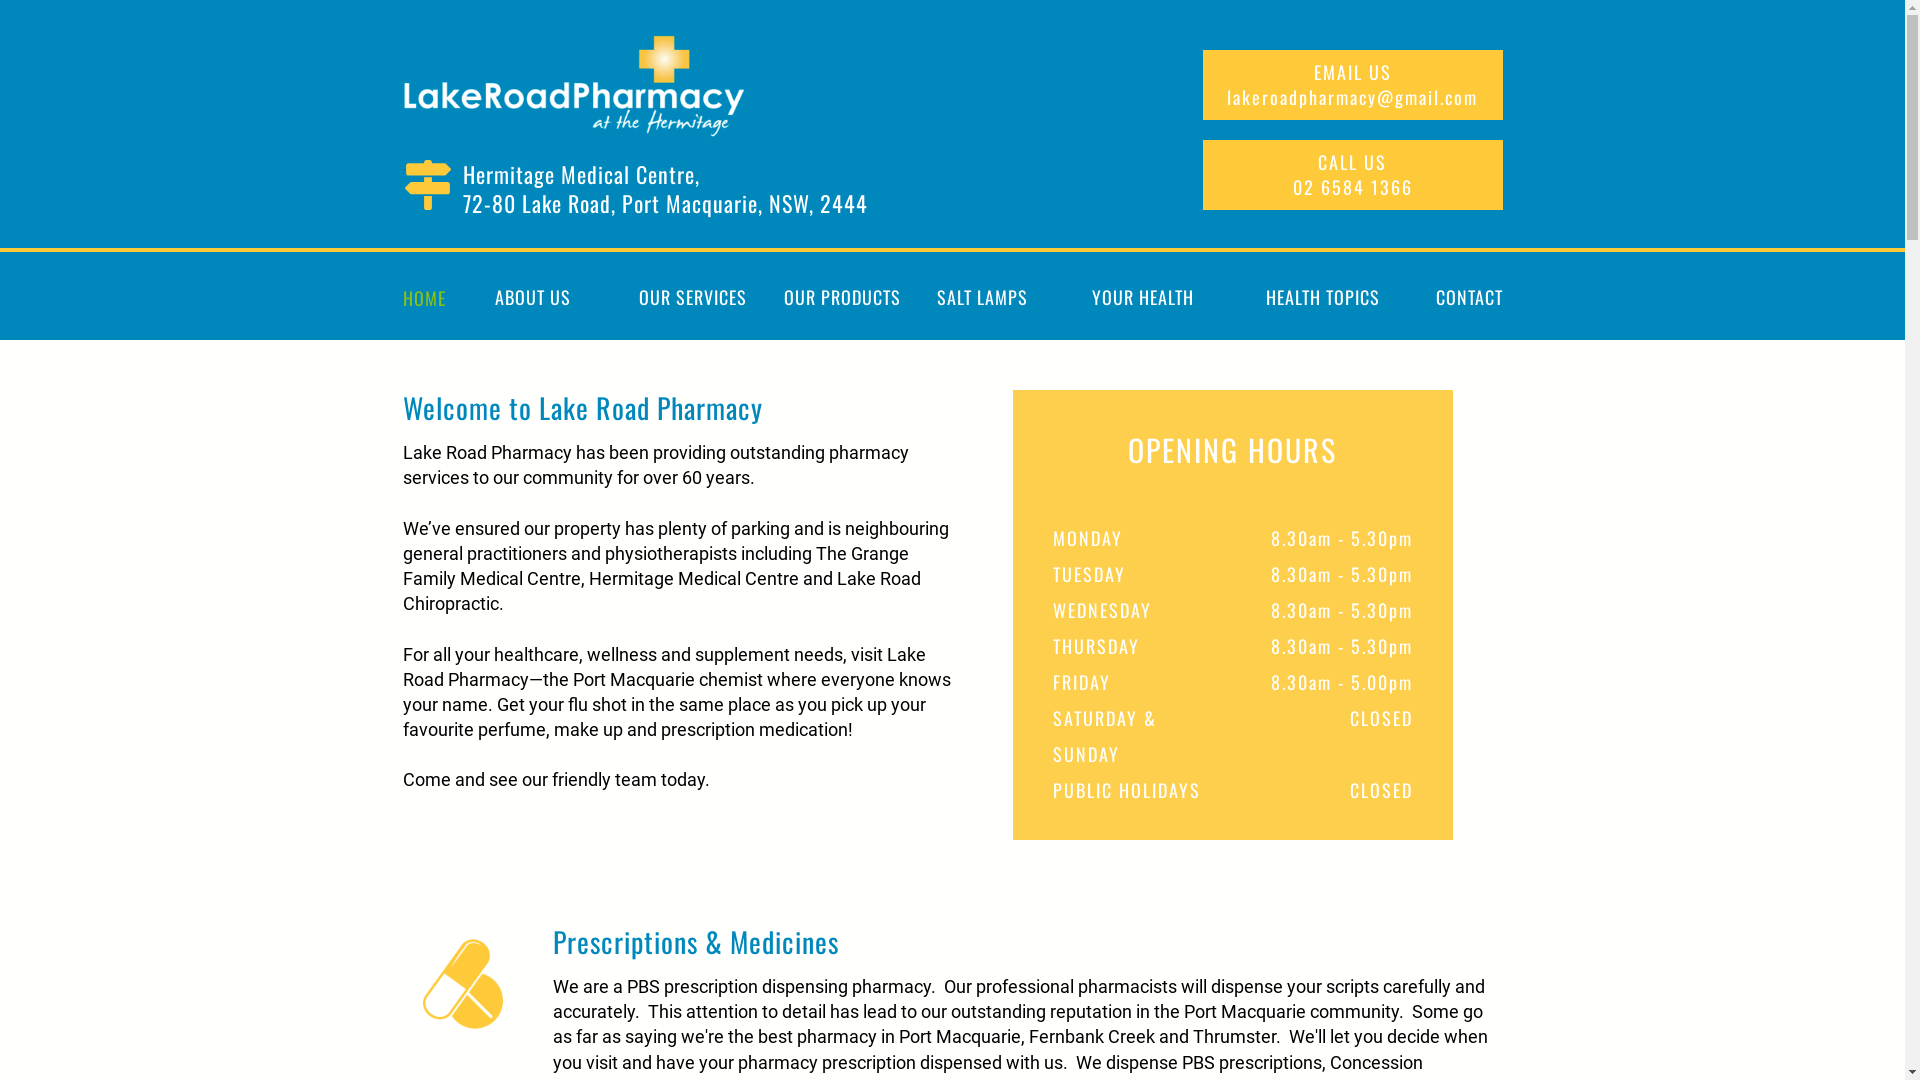 This screenshot has width=1920, height=1080. I want to click on 'CONTACT', so click(1462, 297).